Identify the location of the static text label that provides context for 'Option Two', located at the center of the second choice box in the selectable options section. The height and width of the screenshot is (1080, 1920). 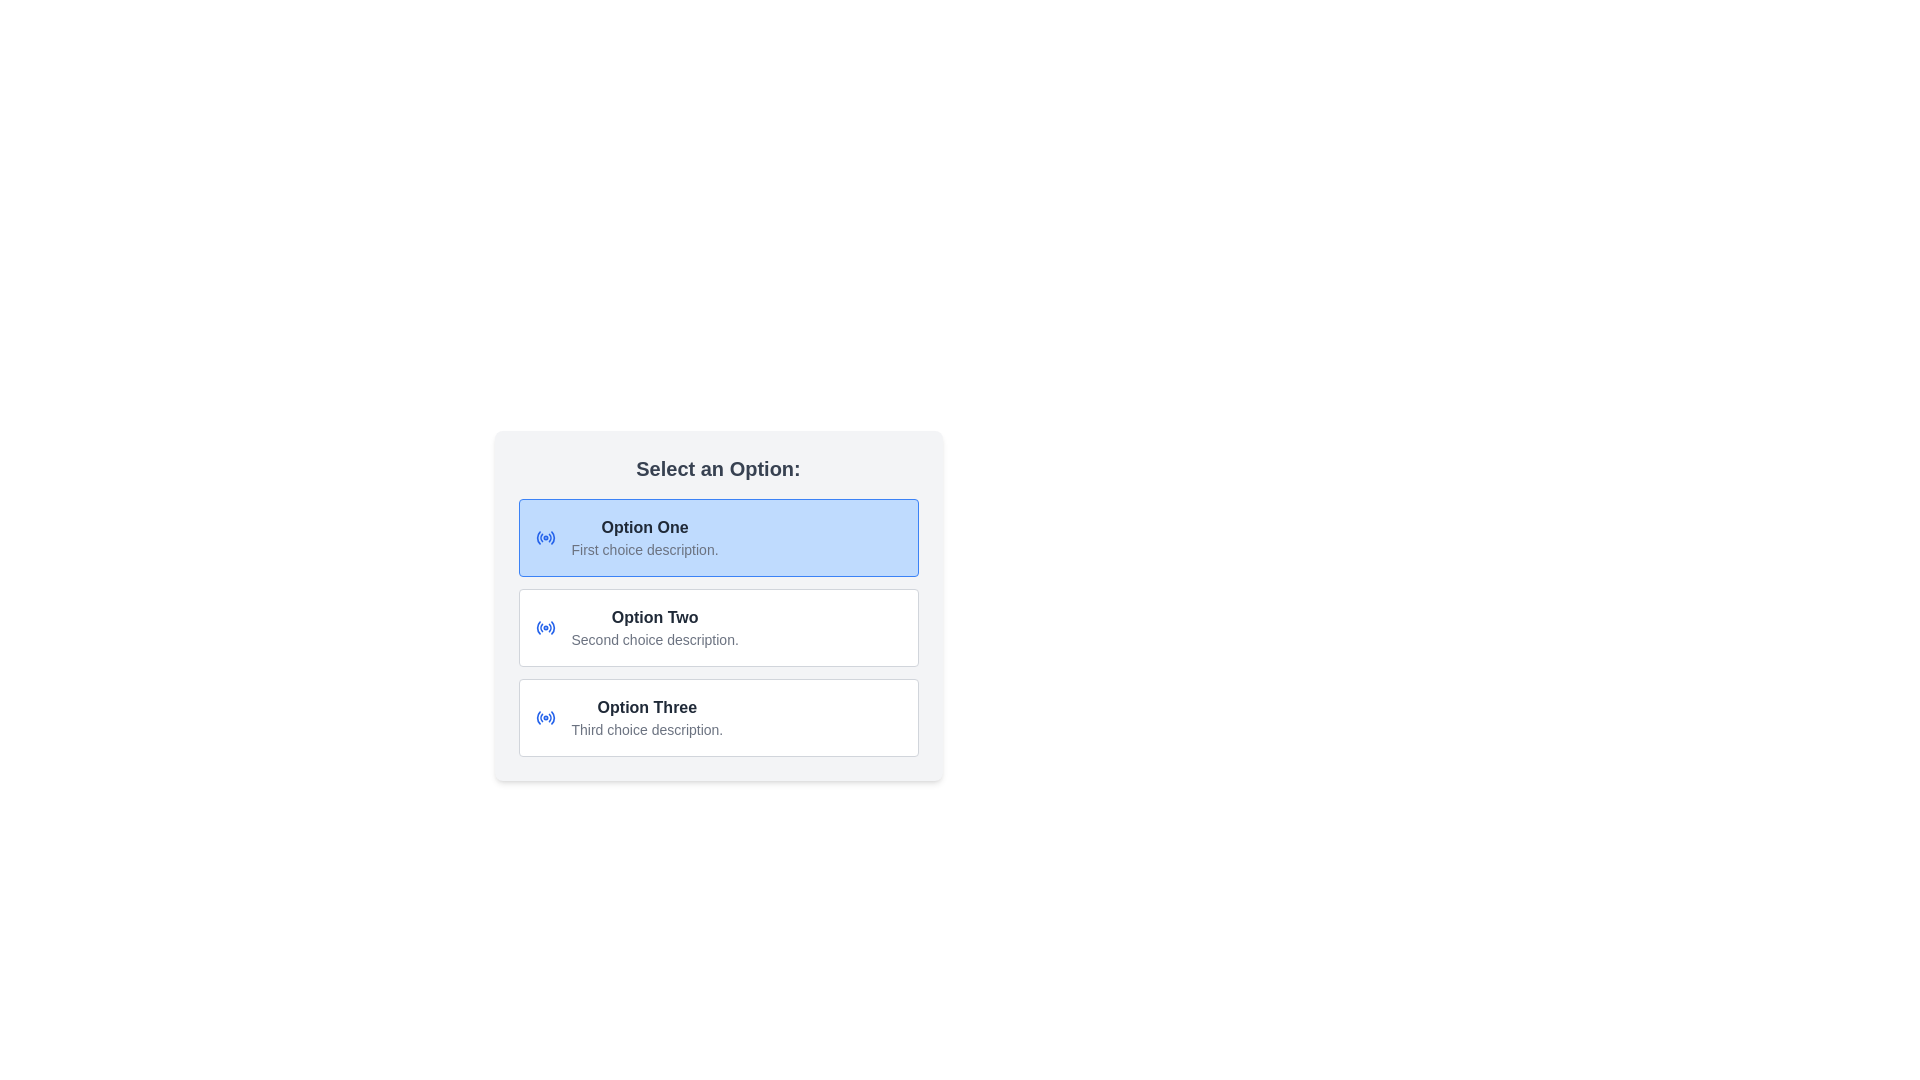
(655, 640).